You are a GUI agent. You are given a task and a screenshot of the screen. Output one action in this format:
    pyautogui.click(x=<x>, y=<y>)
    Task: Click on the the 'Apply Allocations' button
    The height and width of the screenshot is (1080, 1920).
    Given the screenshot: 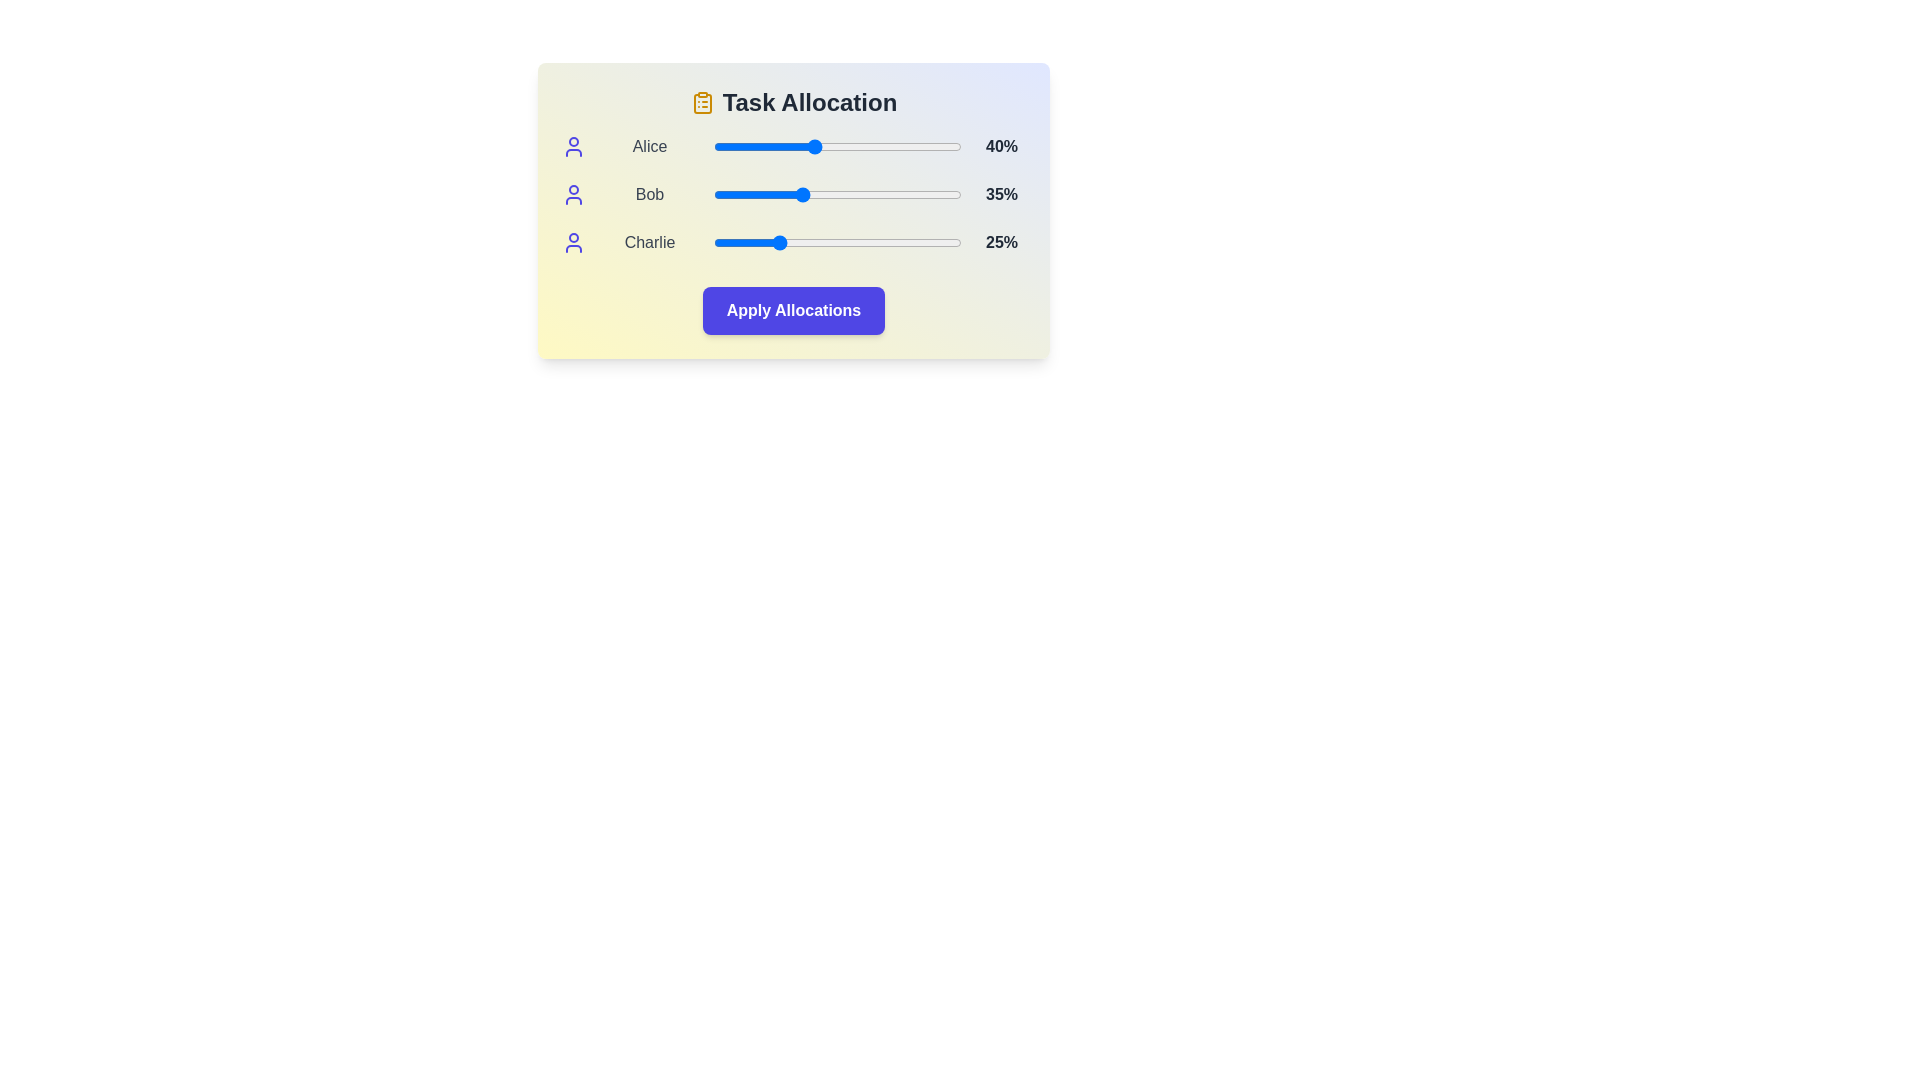 What is the action you would take?
    pyautogui.click(x=792, y=311)
    